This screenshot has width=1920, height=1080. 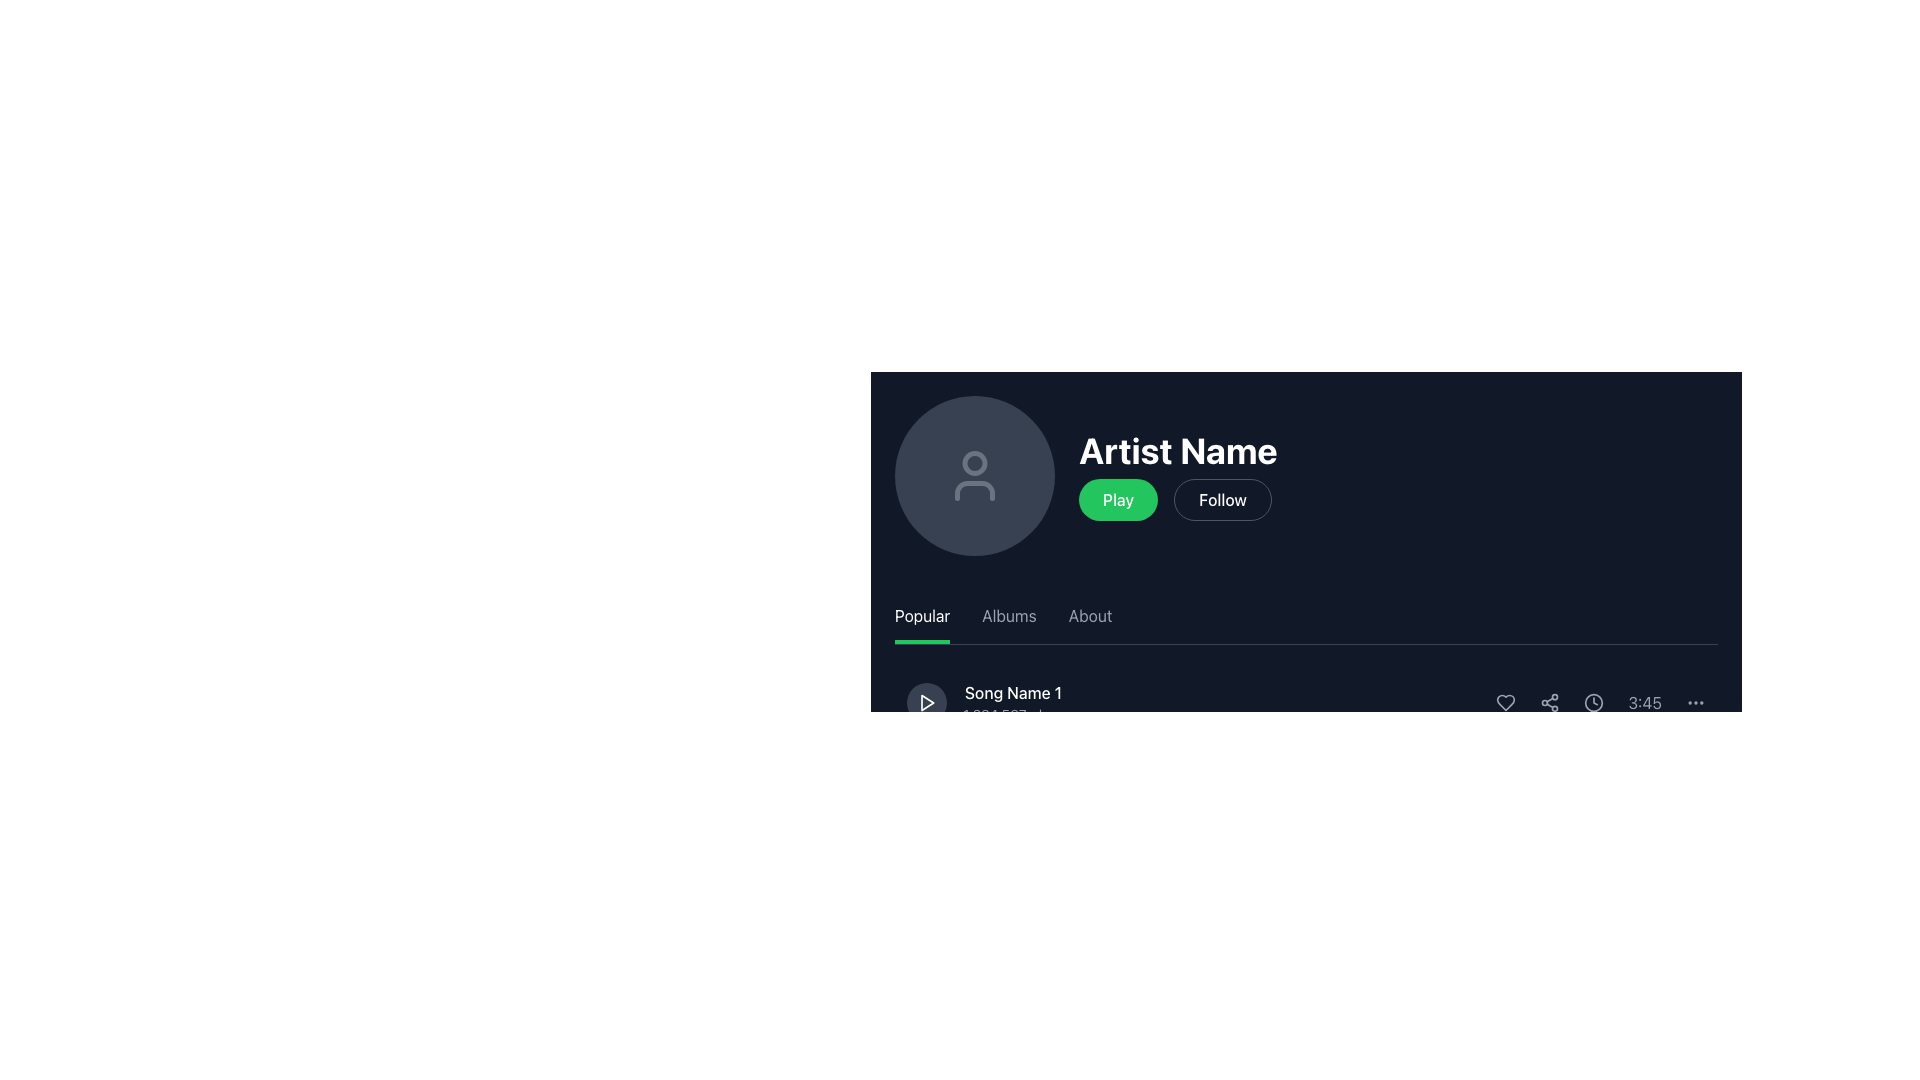 What do you see at coordinates (1008, 615) in the screenshot?
I see `the second navigation link for albums located in the horizontal navigation bar, positioned between 'Popular' and 'About'` at bounding box center [1008, 615].